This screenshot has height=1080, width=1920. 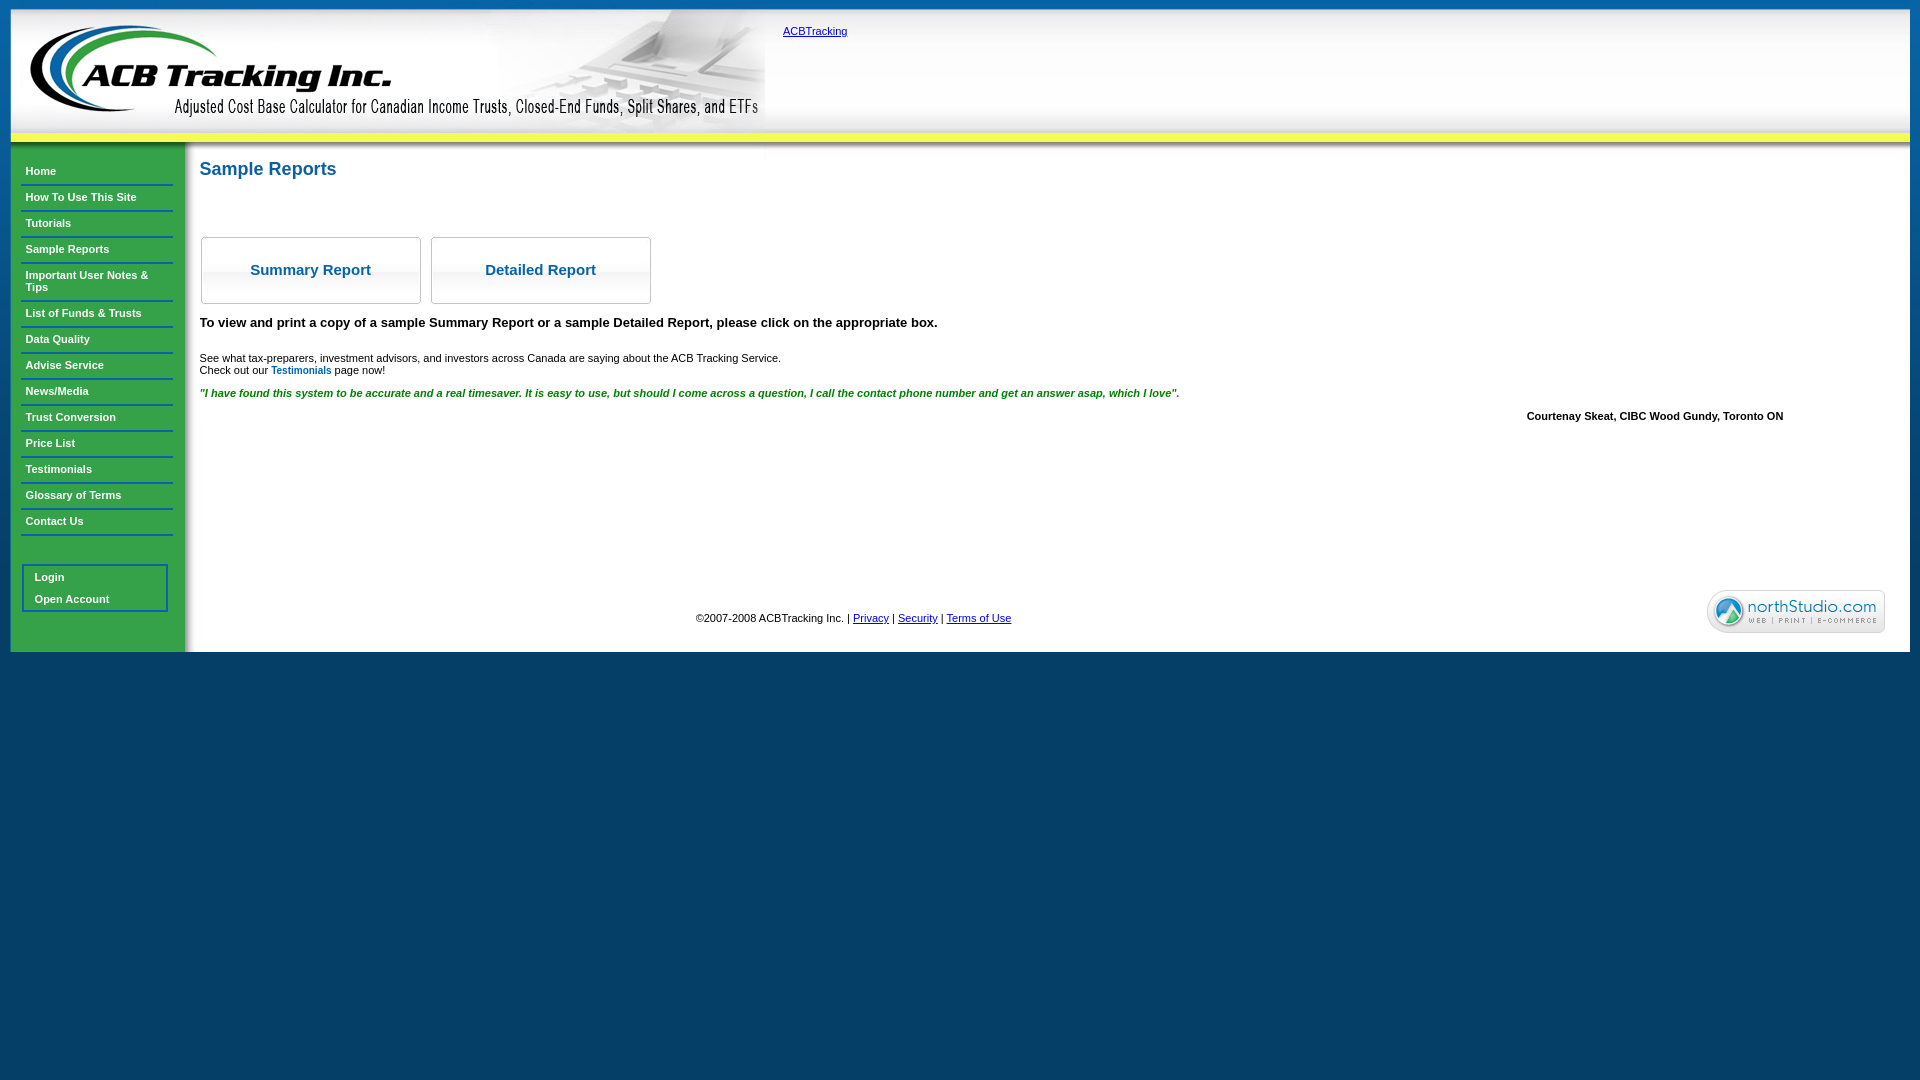 I want to click on 'Advise Service', so click(x=95, y=366).